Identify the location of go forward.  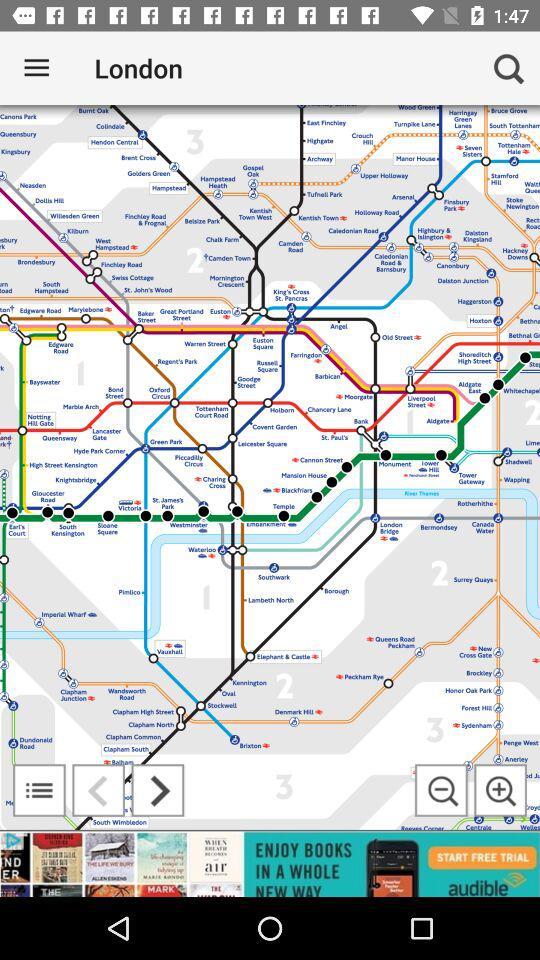
(156, 790).